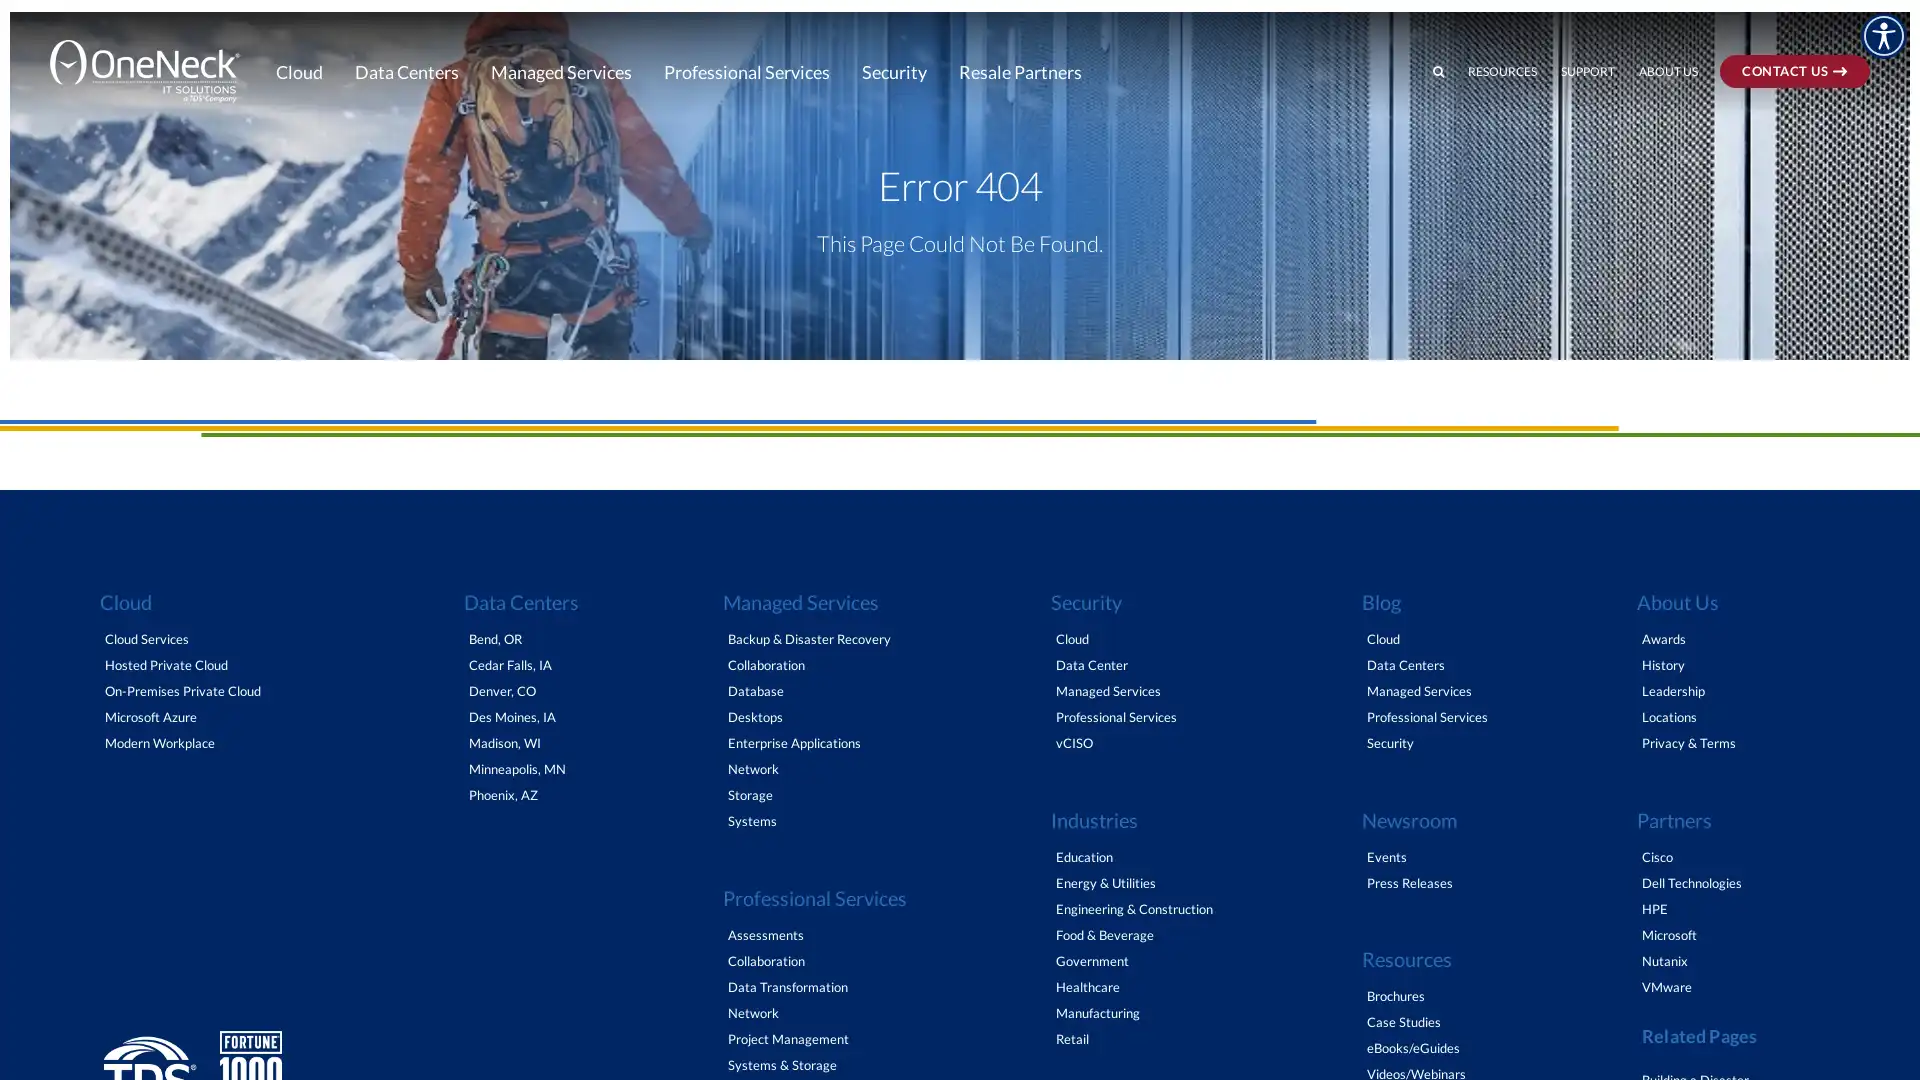  I want to click on CONTACT US, so click(1795, 69).